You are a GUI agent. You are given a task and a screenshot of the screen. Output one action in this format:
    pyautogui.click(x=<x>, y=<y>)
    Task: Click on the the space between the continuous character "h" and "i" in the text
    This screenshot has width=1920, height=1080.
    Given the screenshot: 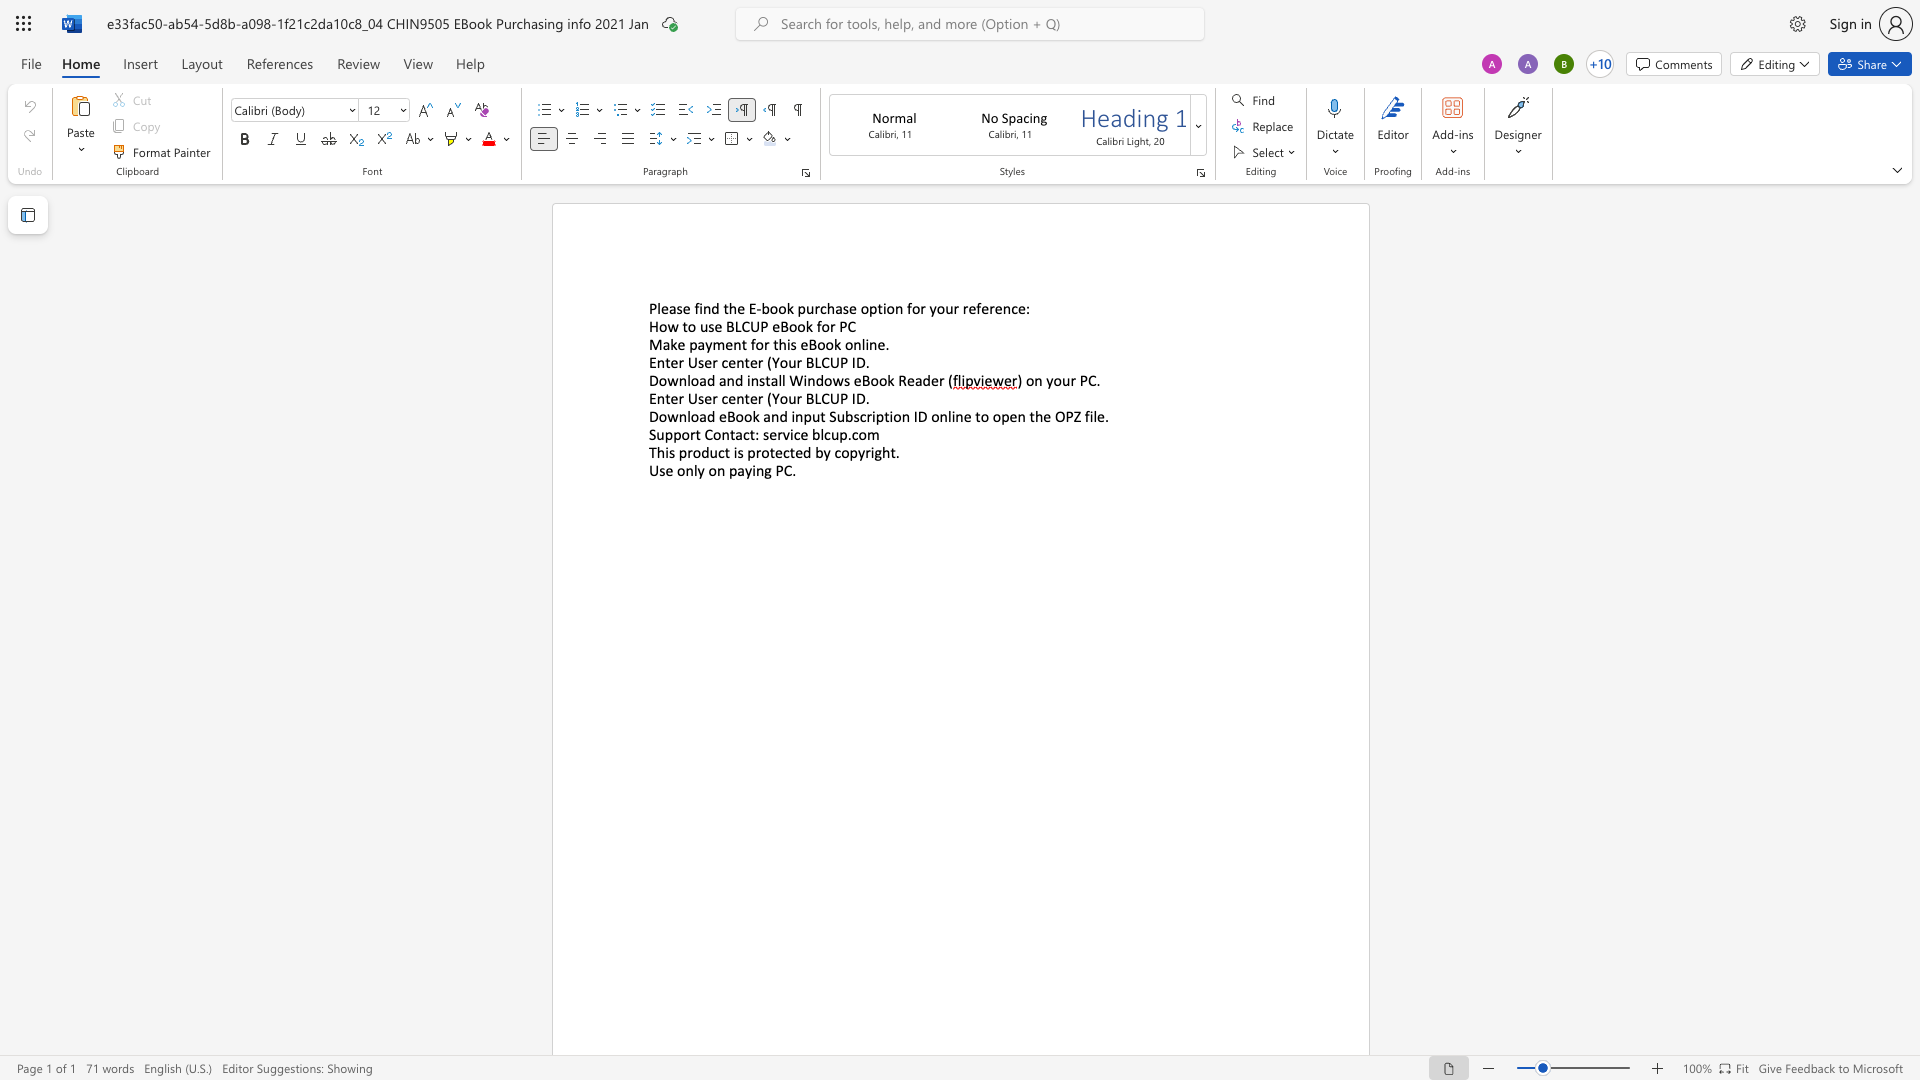 What is the action you would take?
    pyautogui.click(x=663, y=452)
    